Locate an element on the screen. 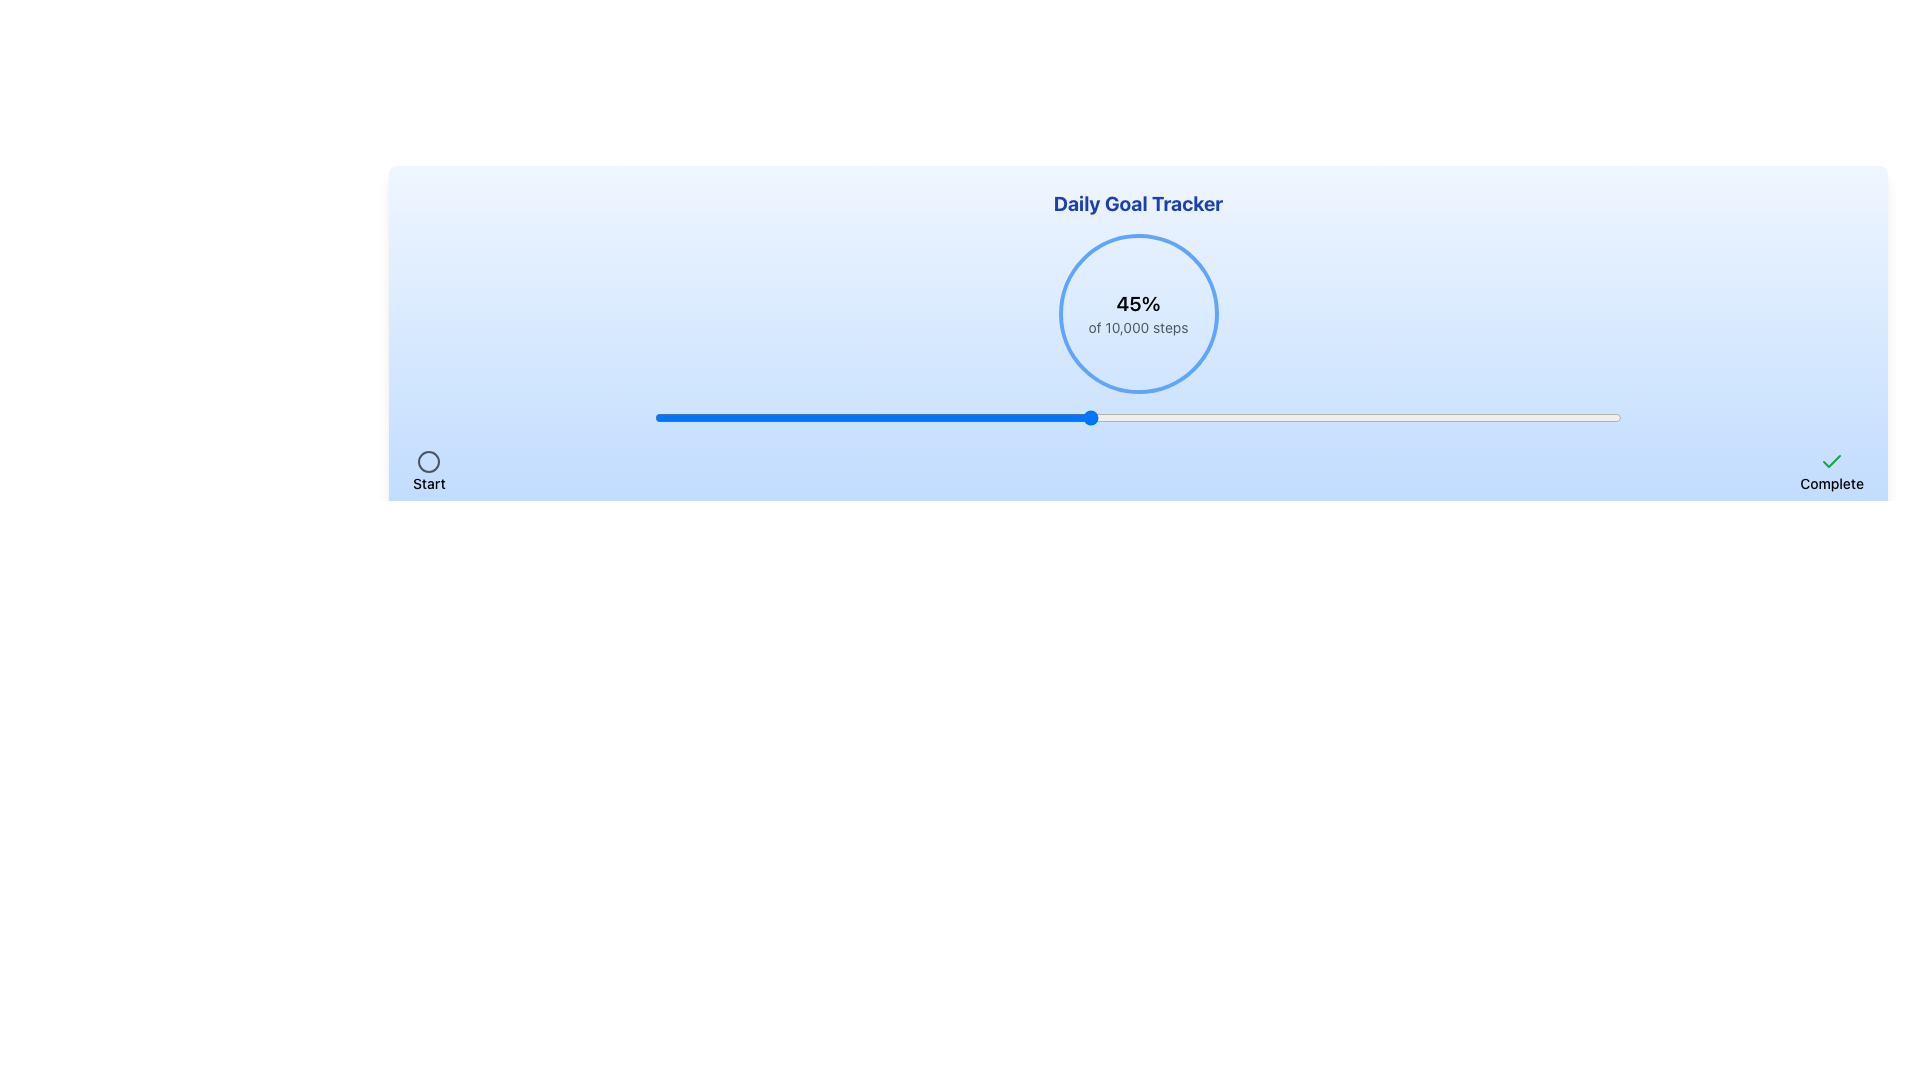  the green checkmark icon located in the 'Complete' section at the bottom right corner of the interface is located at coordinates (1832, 462).